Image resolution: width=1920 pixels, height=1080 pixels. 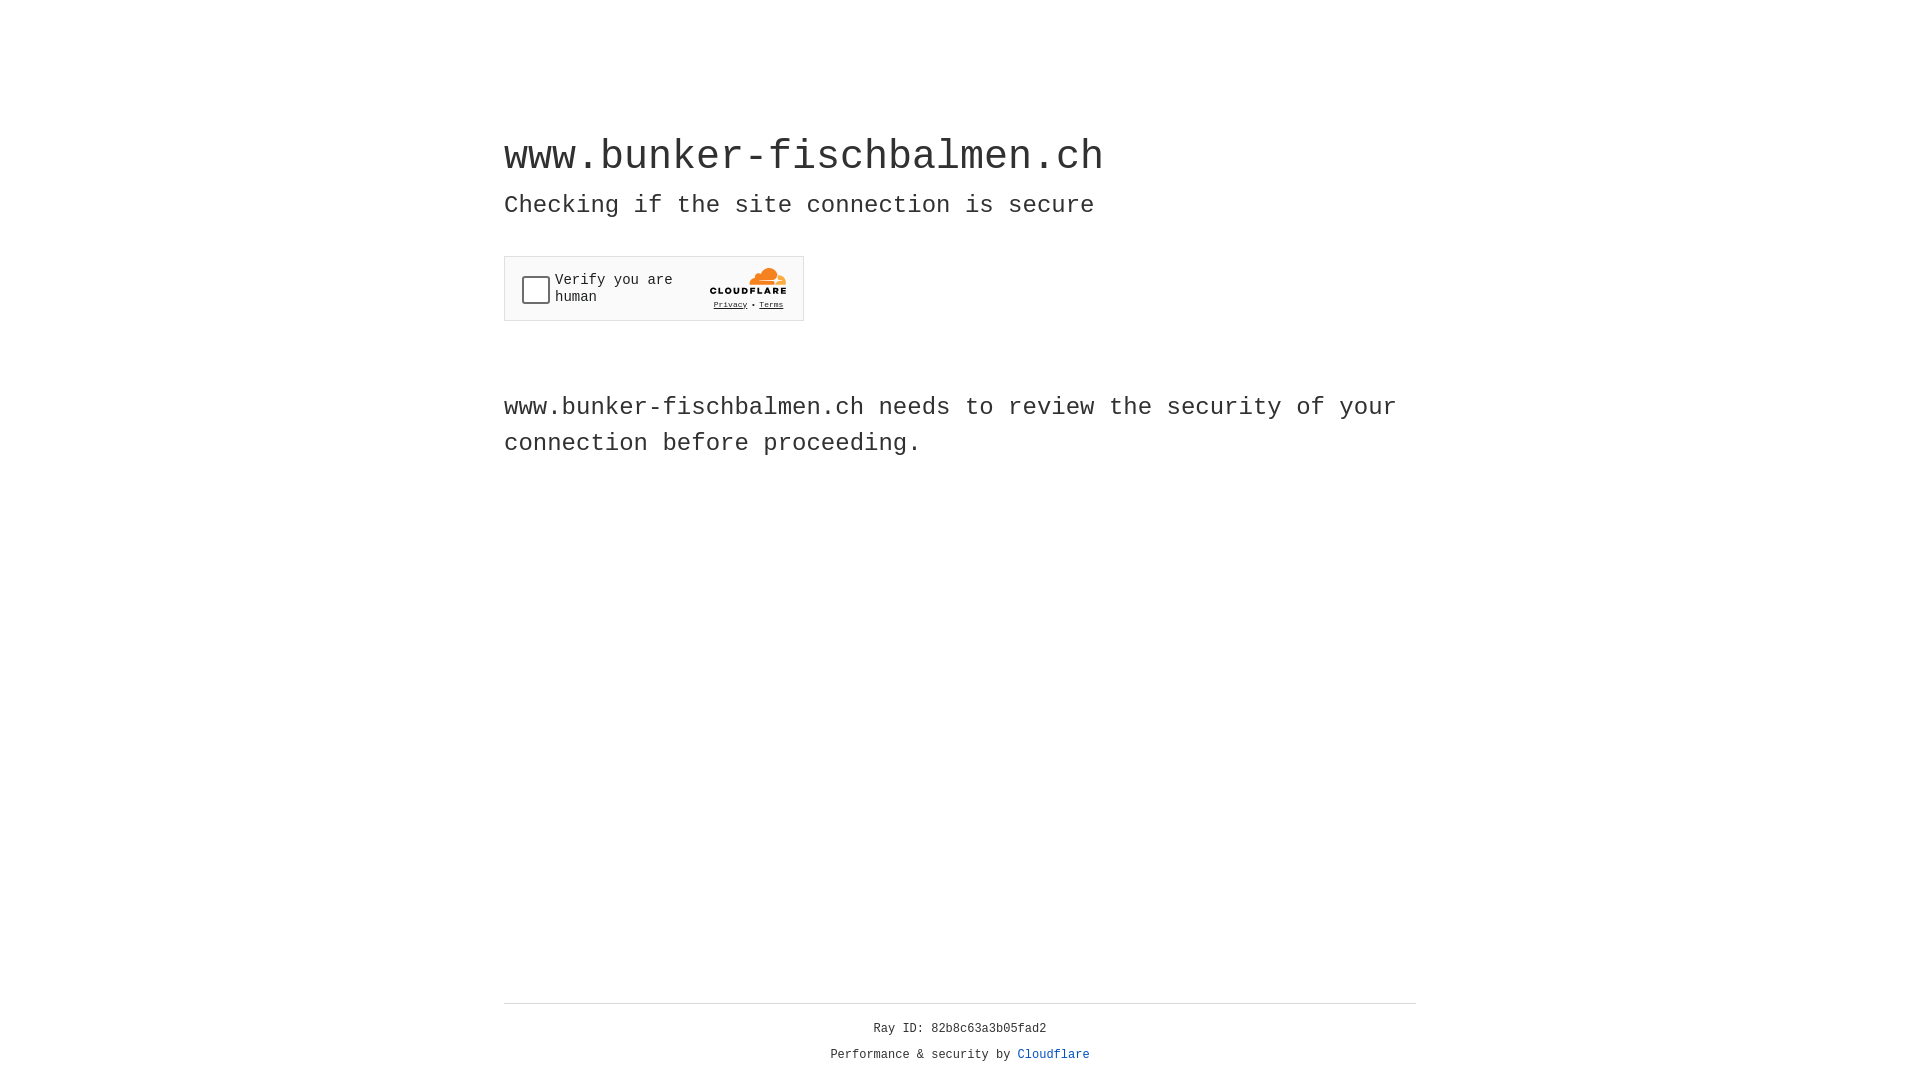 What do you see at coordinates (653, 288) in the screenshot?
I see `'Widget containing a Cloudflare security challenge'` at bounding box center [653, 288].